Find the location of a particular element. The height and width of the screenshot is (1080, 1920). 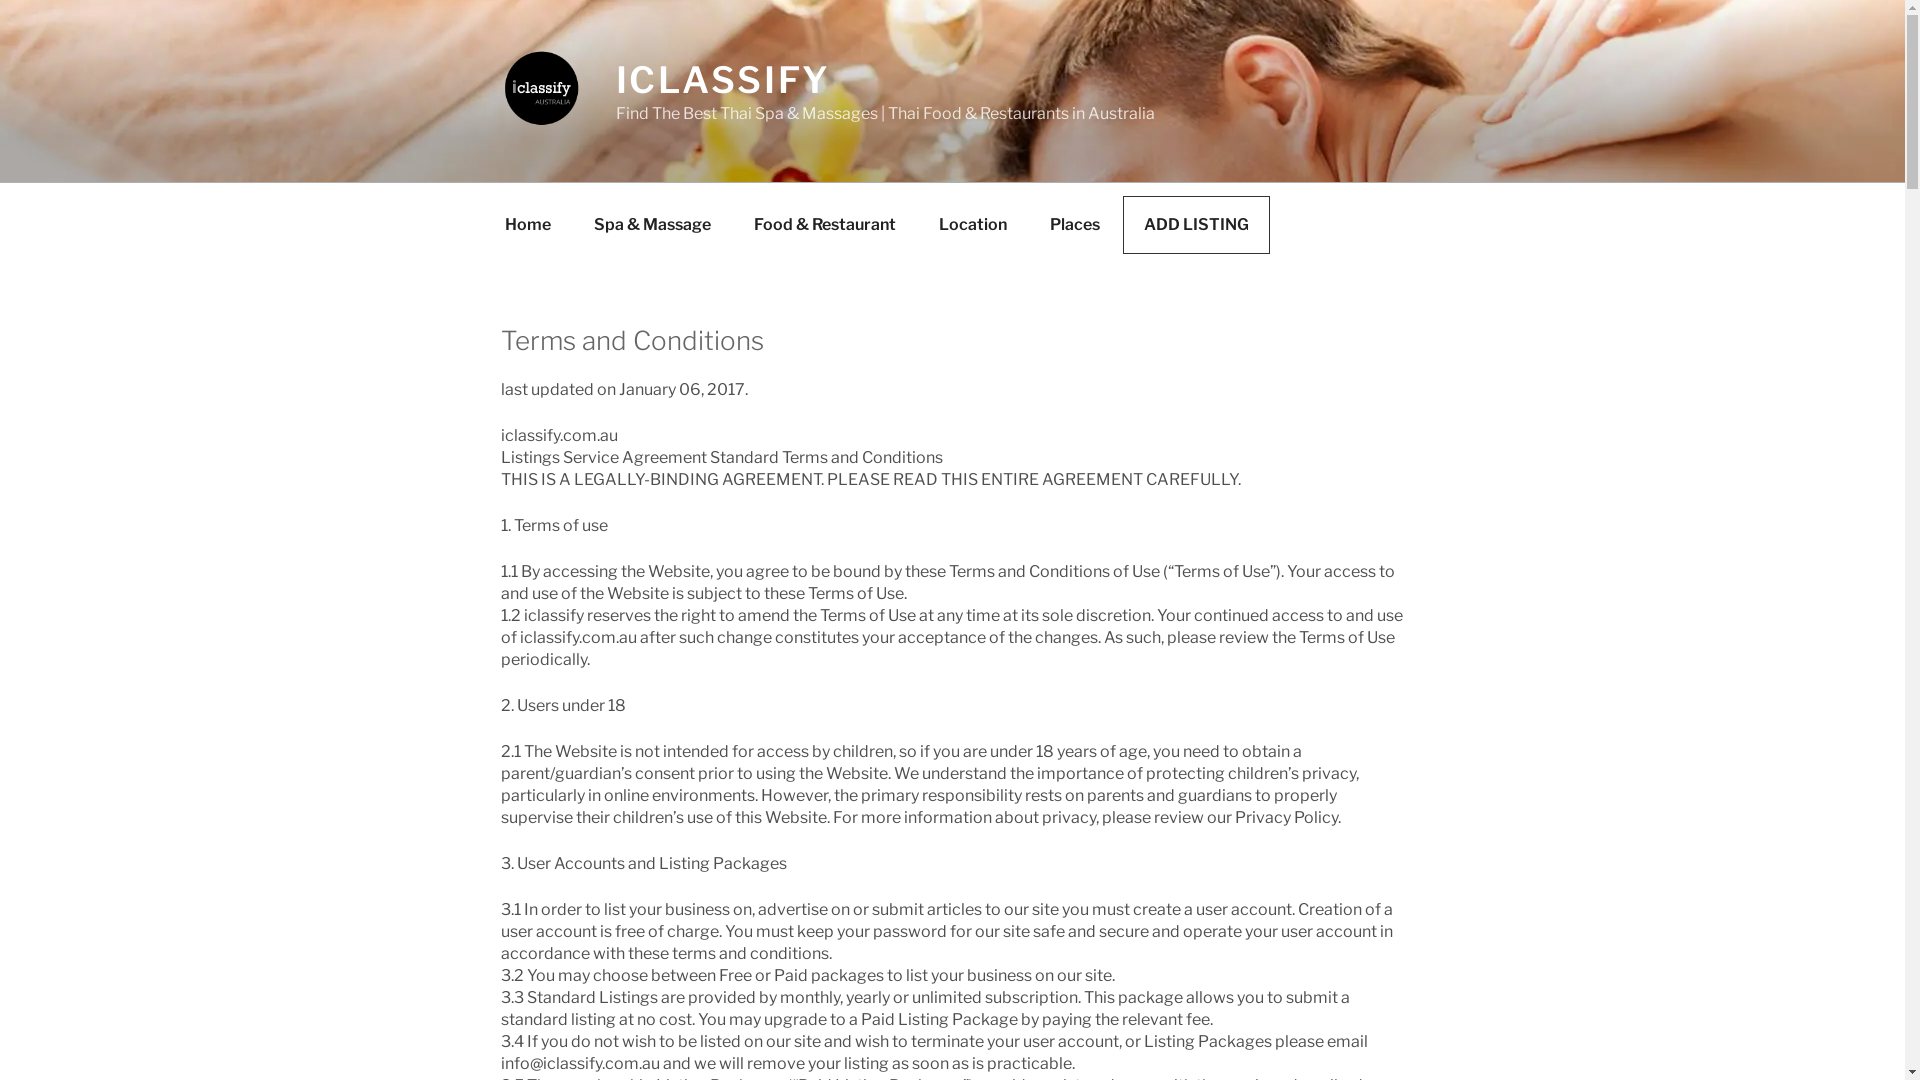

'ICLASSIFY' is located at coordinates (722, 79).